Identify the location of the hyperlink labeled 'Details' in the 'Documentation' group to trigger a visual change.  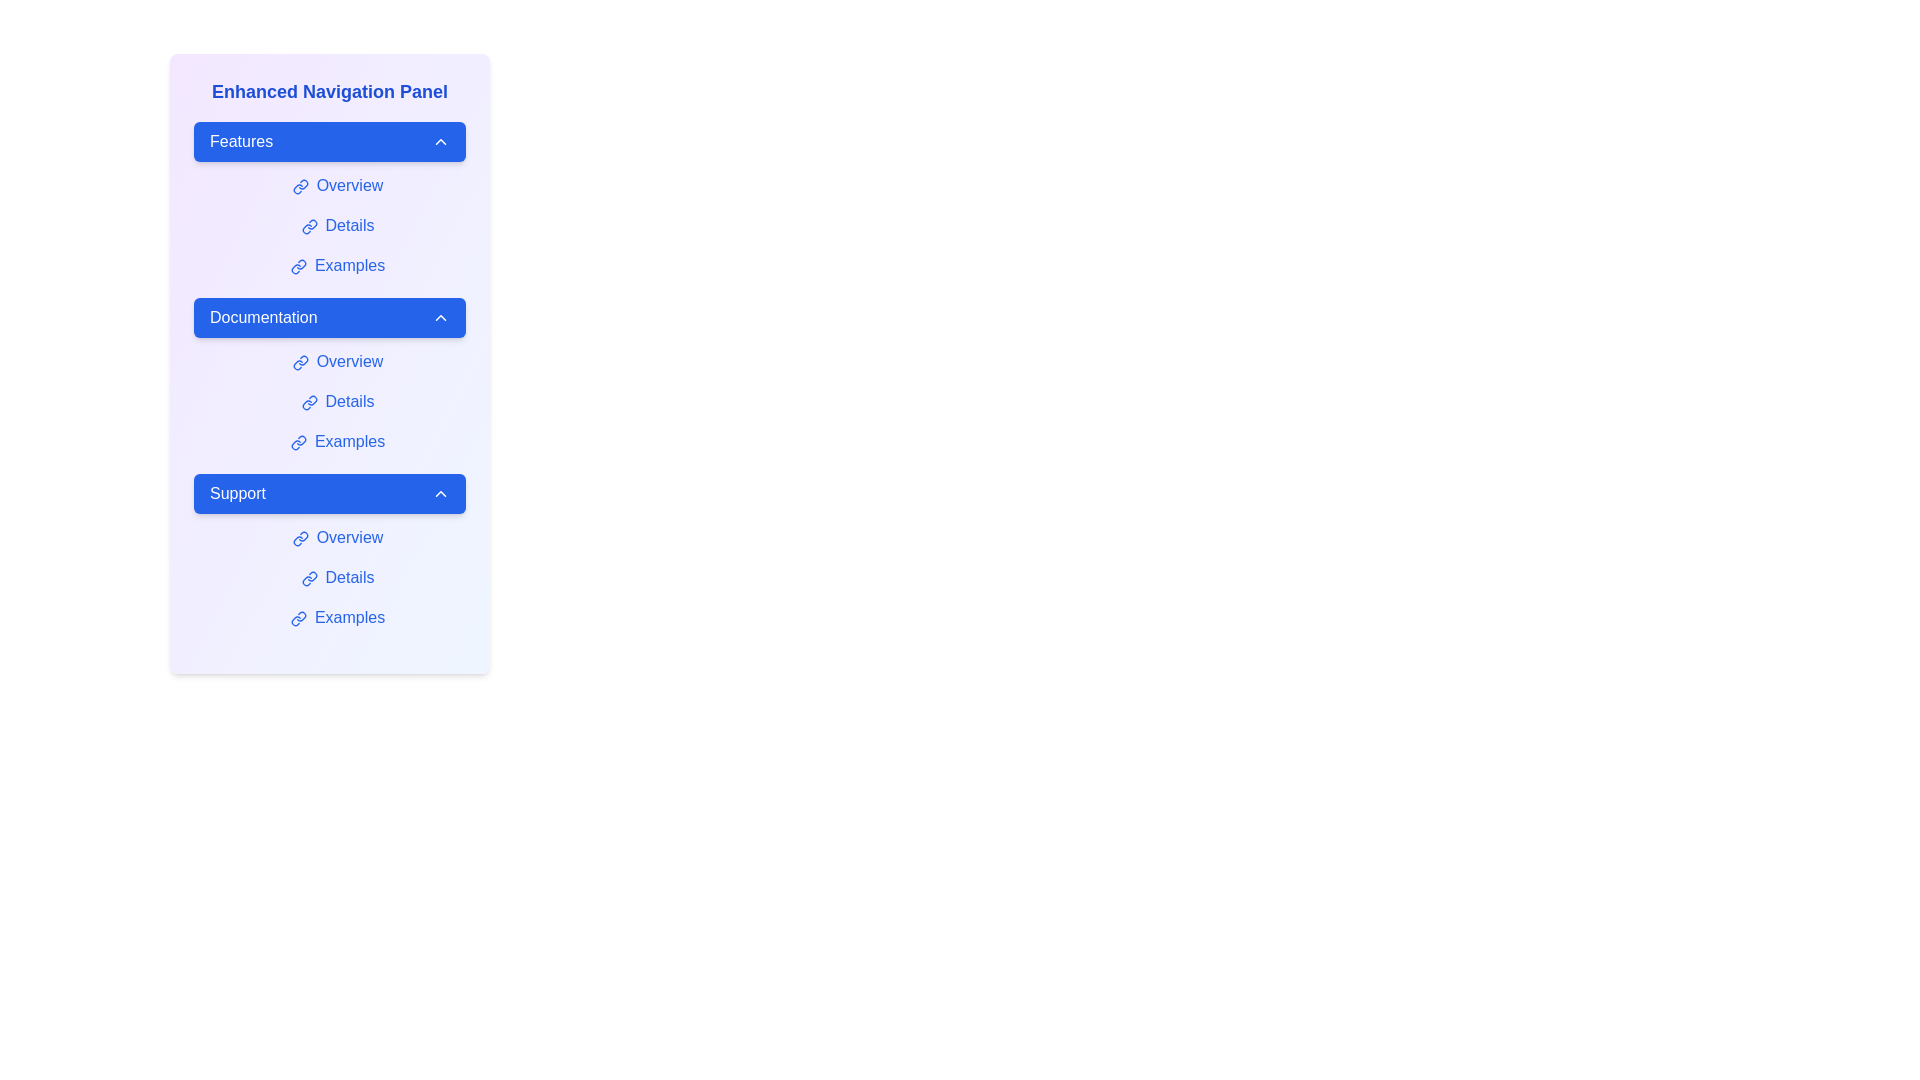
(337, 401).